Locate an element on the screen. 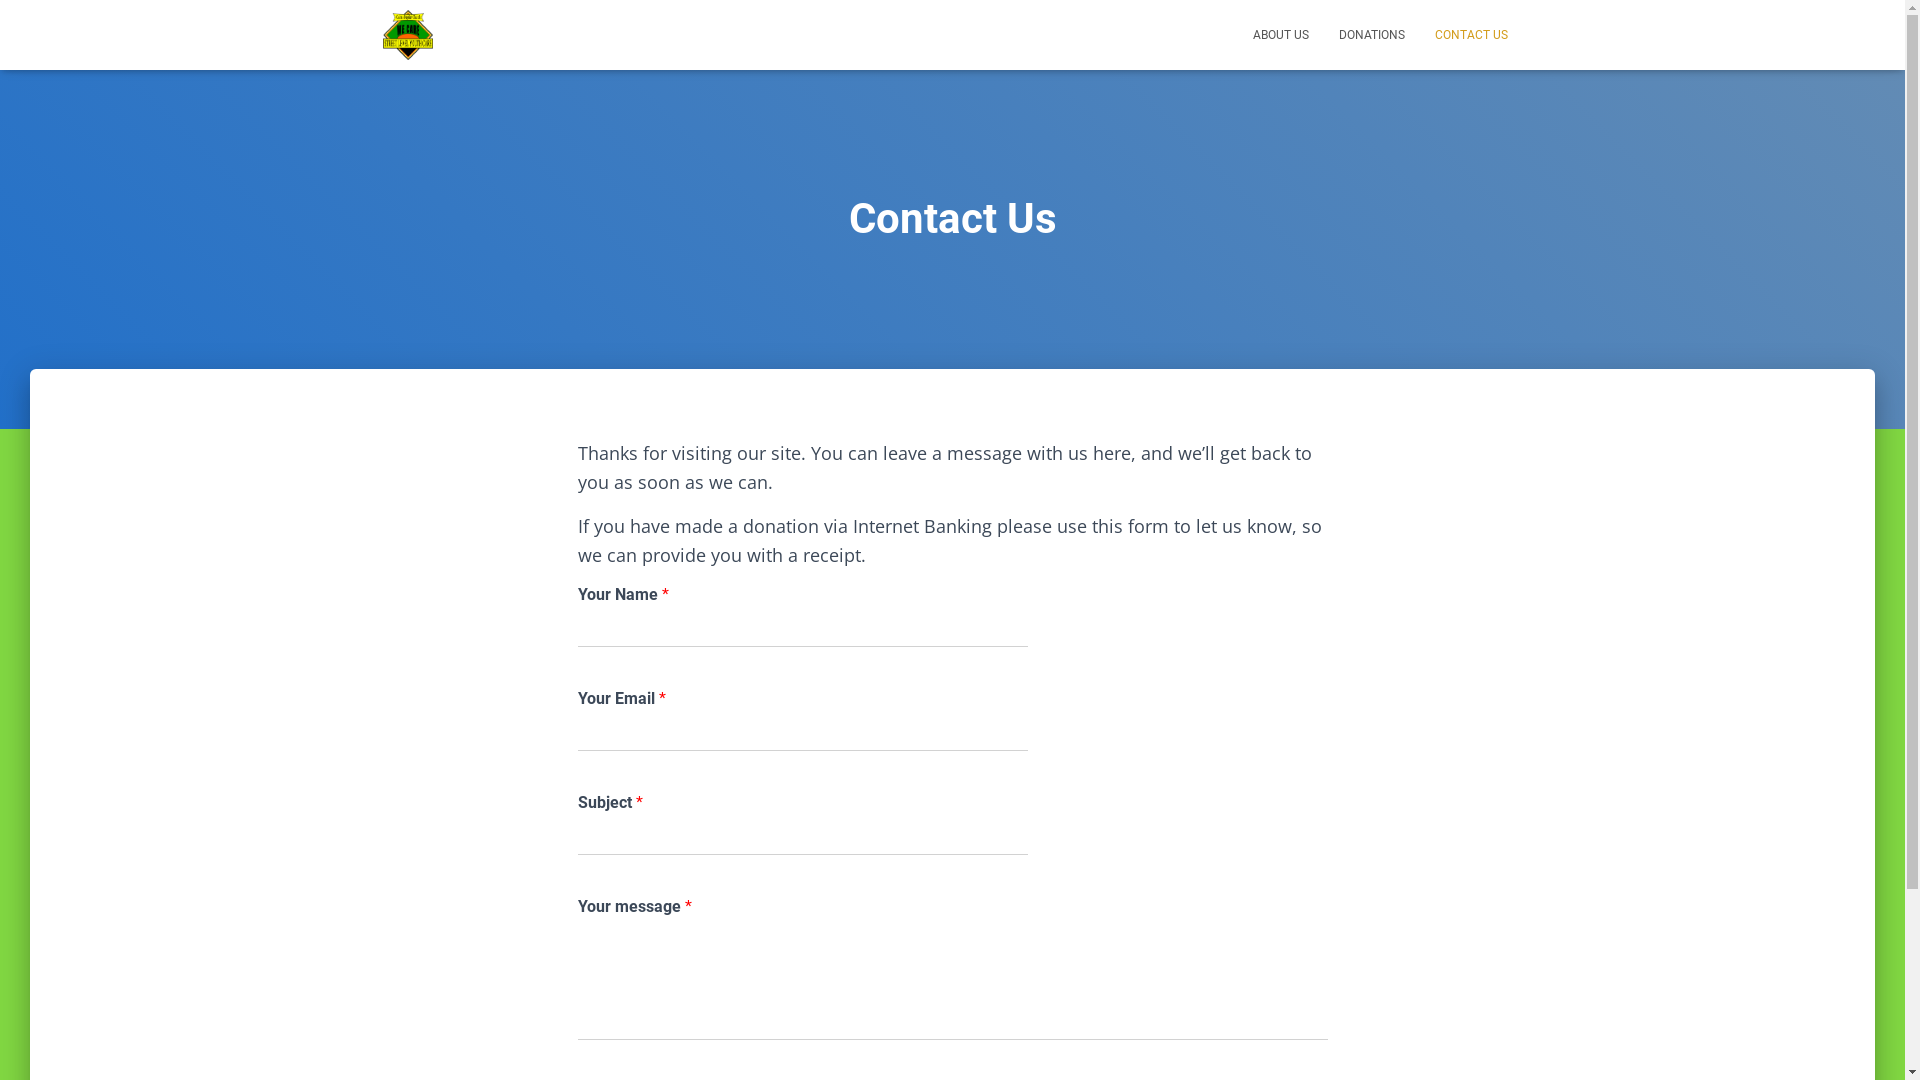 This screenshot has width=1920, height=1080. 'CONTACT US' is located at coordinates (1471, 34).